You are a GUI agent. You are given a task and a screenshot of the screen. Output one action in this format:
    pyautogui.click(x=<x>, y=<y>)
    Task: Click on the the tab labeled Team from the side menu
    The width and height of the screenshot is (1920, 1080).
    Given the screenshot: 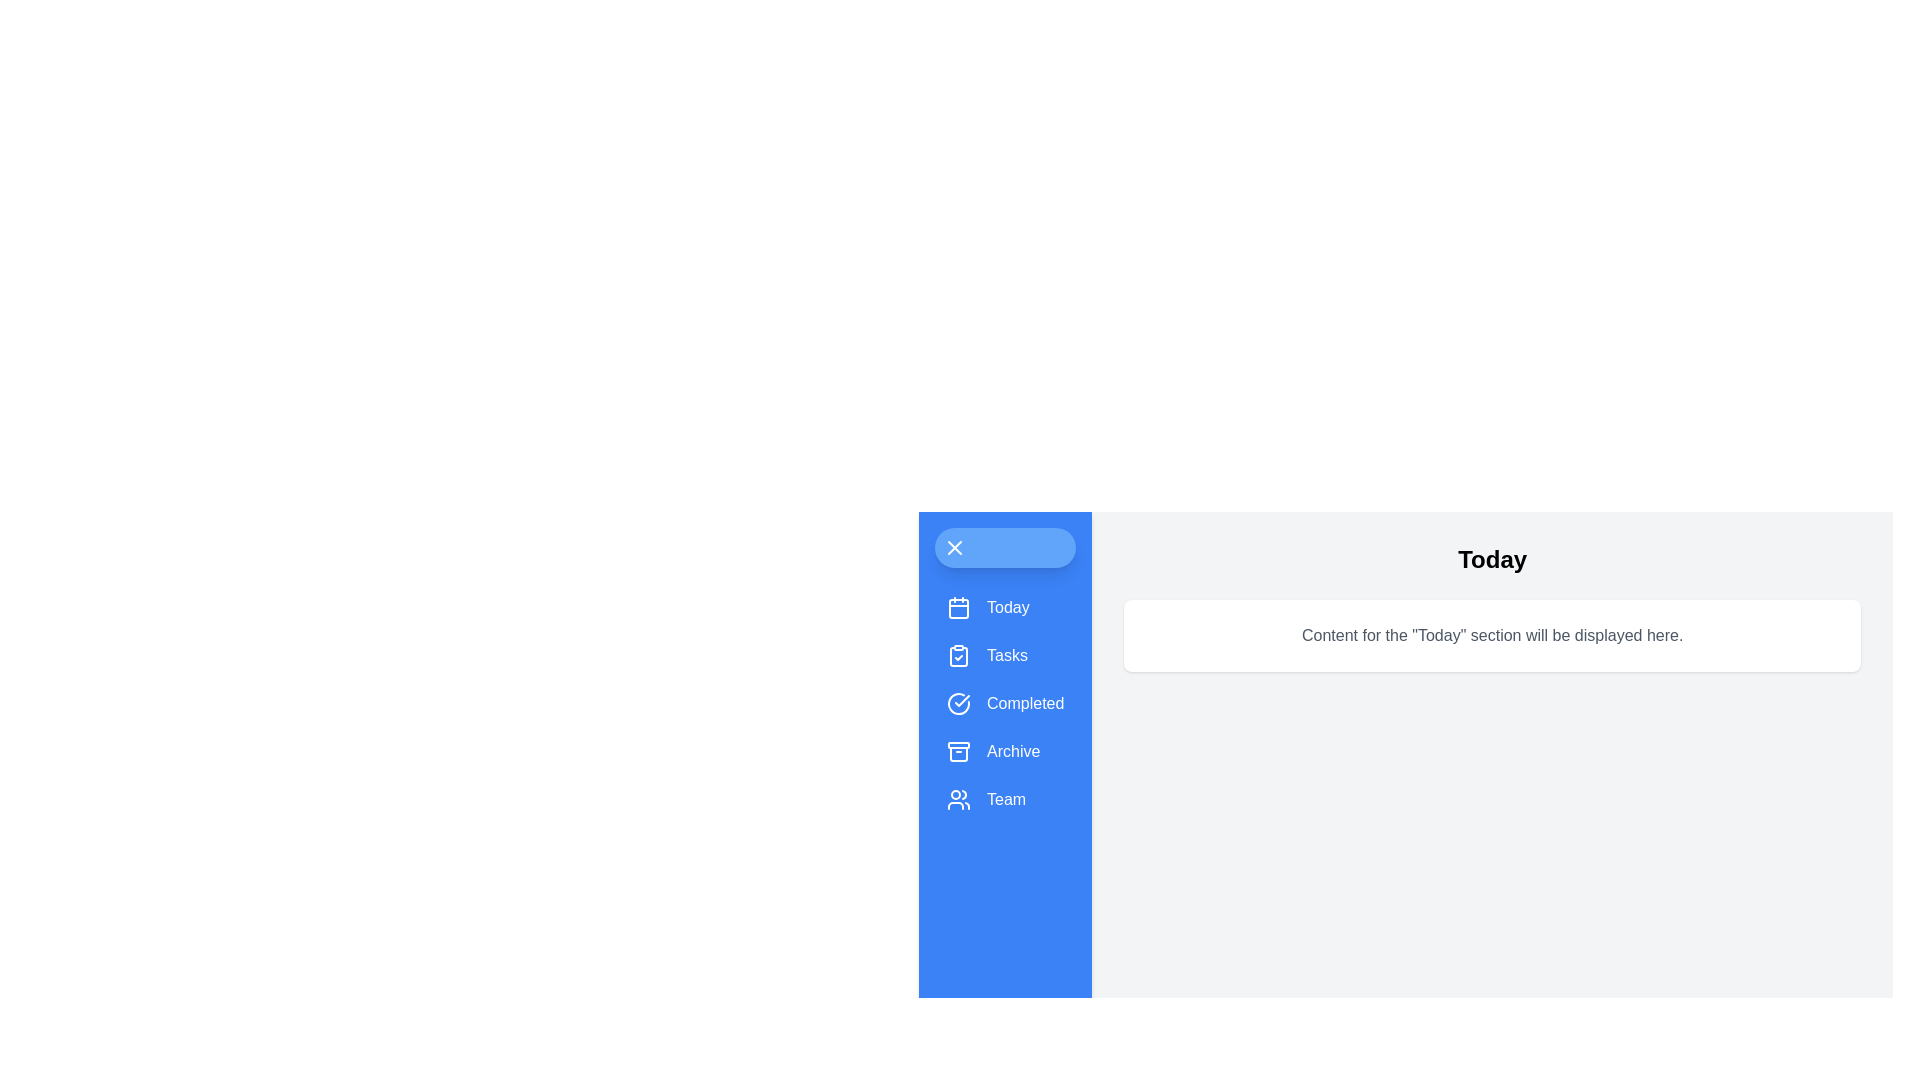 What is the action you would take?
    pyautogui.click(x=1005, y=798)
    